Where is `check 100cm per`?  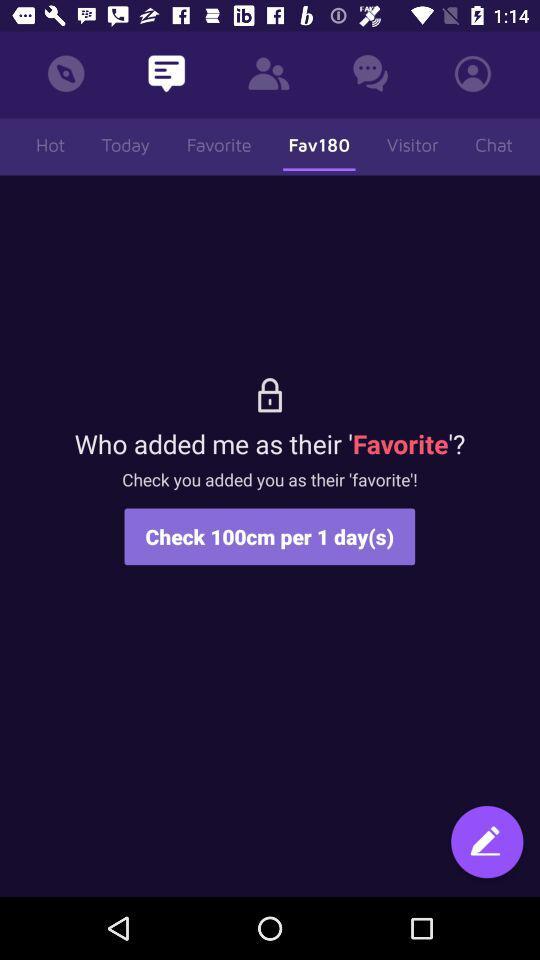
check 100cm per is located at coordinates (269, 535).